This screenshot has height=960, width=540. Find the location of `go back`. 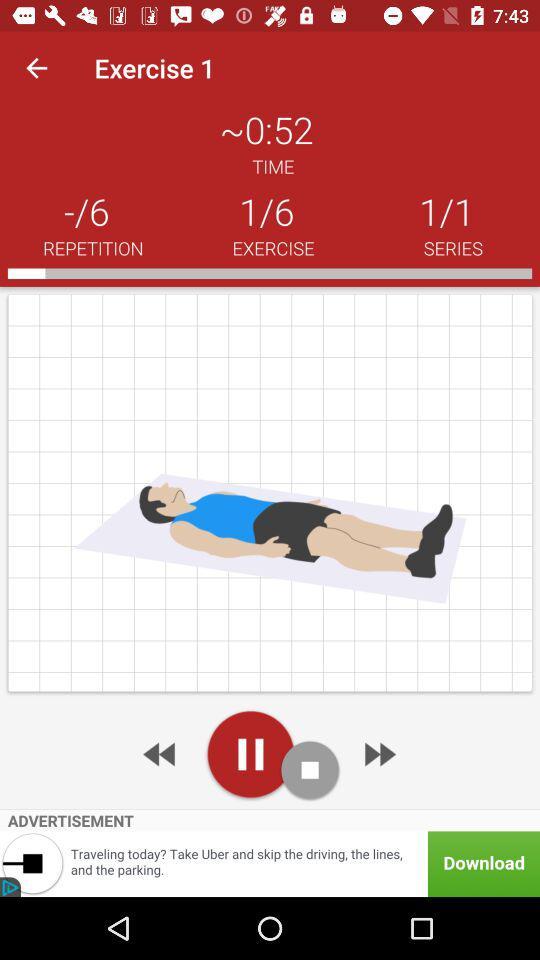

go back is located at coordinates (160, 753).